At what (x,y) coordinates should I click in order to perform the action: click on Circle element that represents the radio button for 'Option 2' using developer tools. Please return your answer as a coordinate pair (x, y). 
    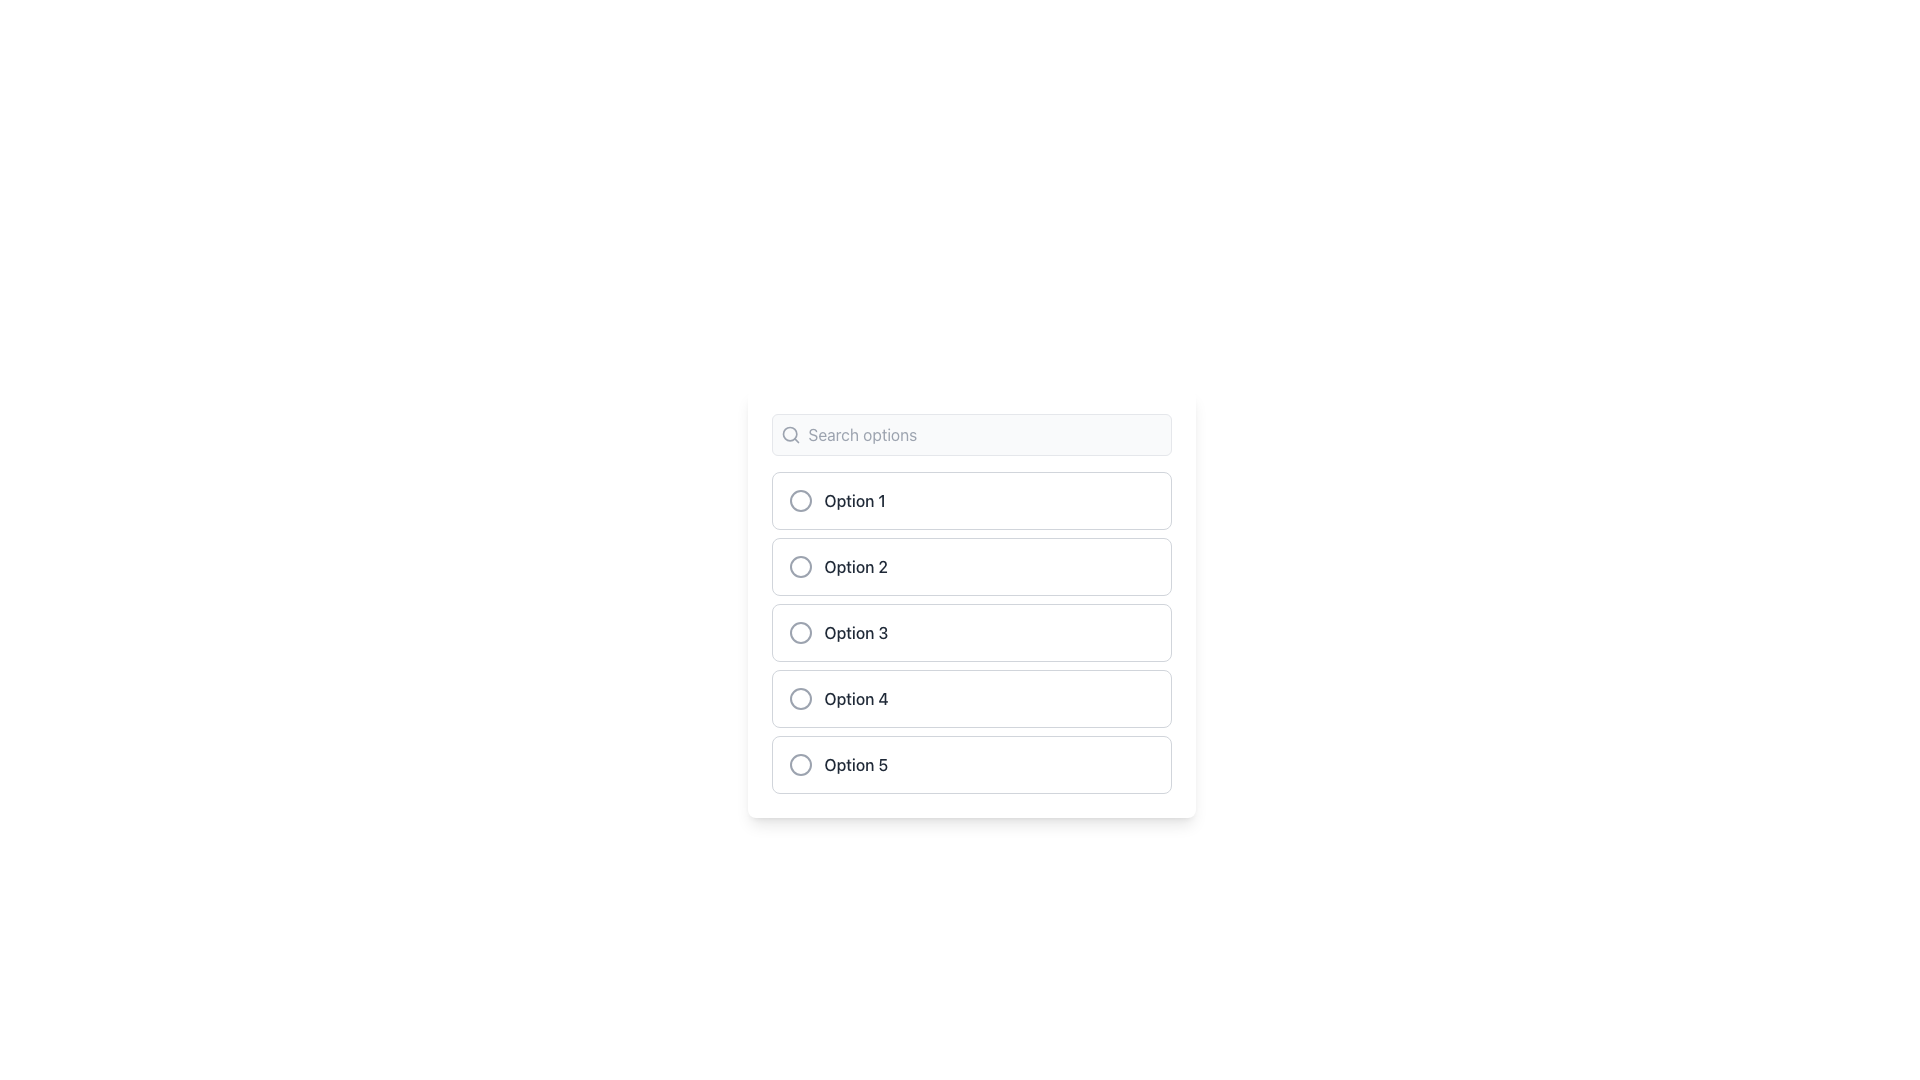
    Looking at the image, I should click on (800, 567).